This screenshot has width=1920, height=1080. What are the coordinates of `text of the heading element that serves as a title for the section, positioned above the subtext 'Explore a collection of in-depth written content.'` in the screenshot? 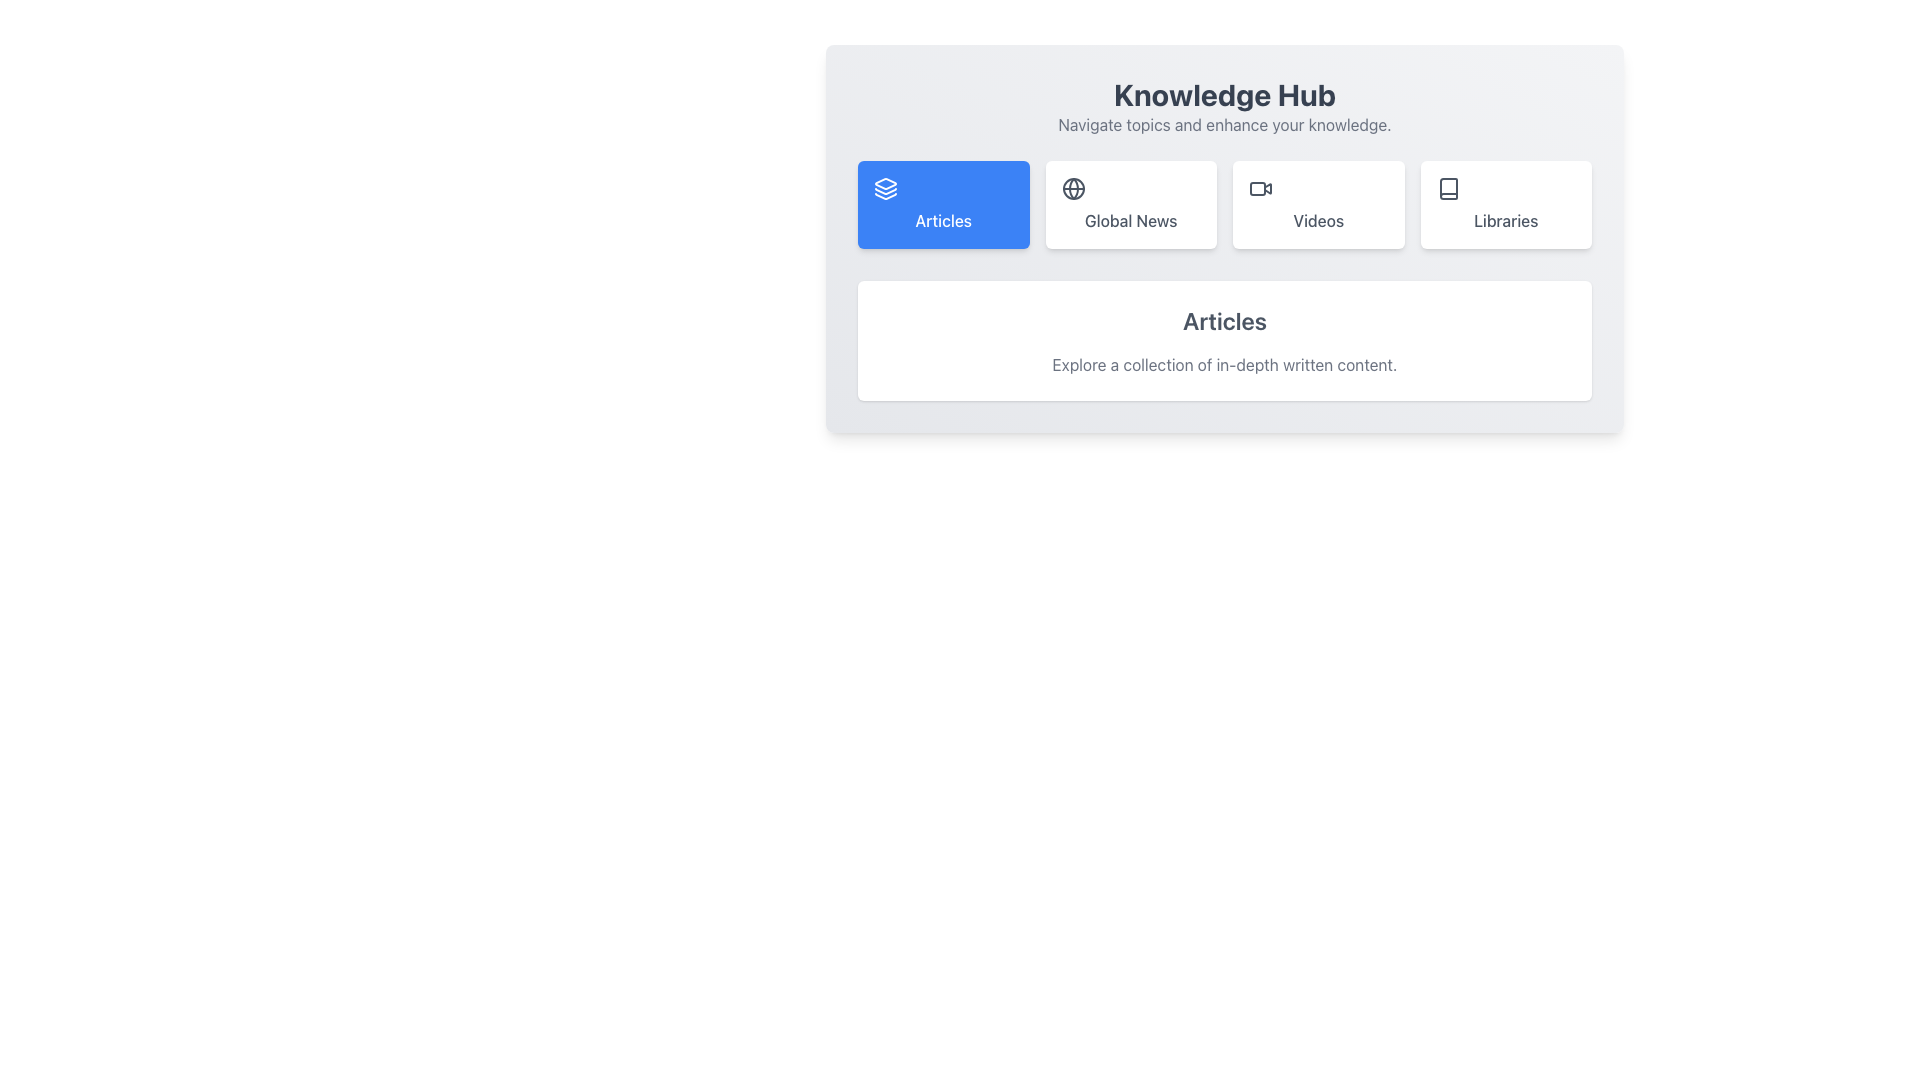 It's located at (1223, 319).